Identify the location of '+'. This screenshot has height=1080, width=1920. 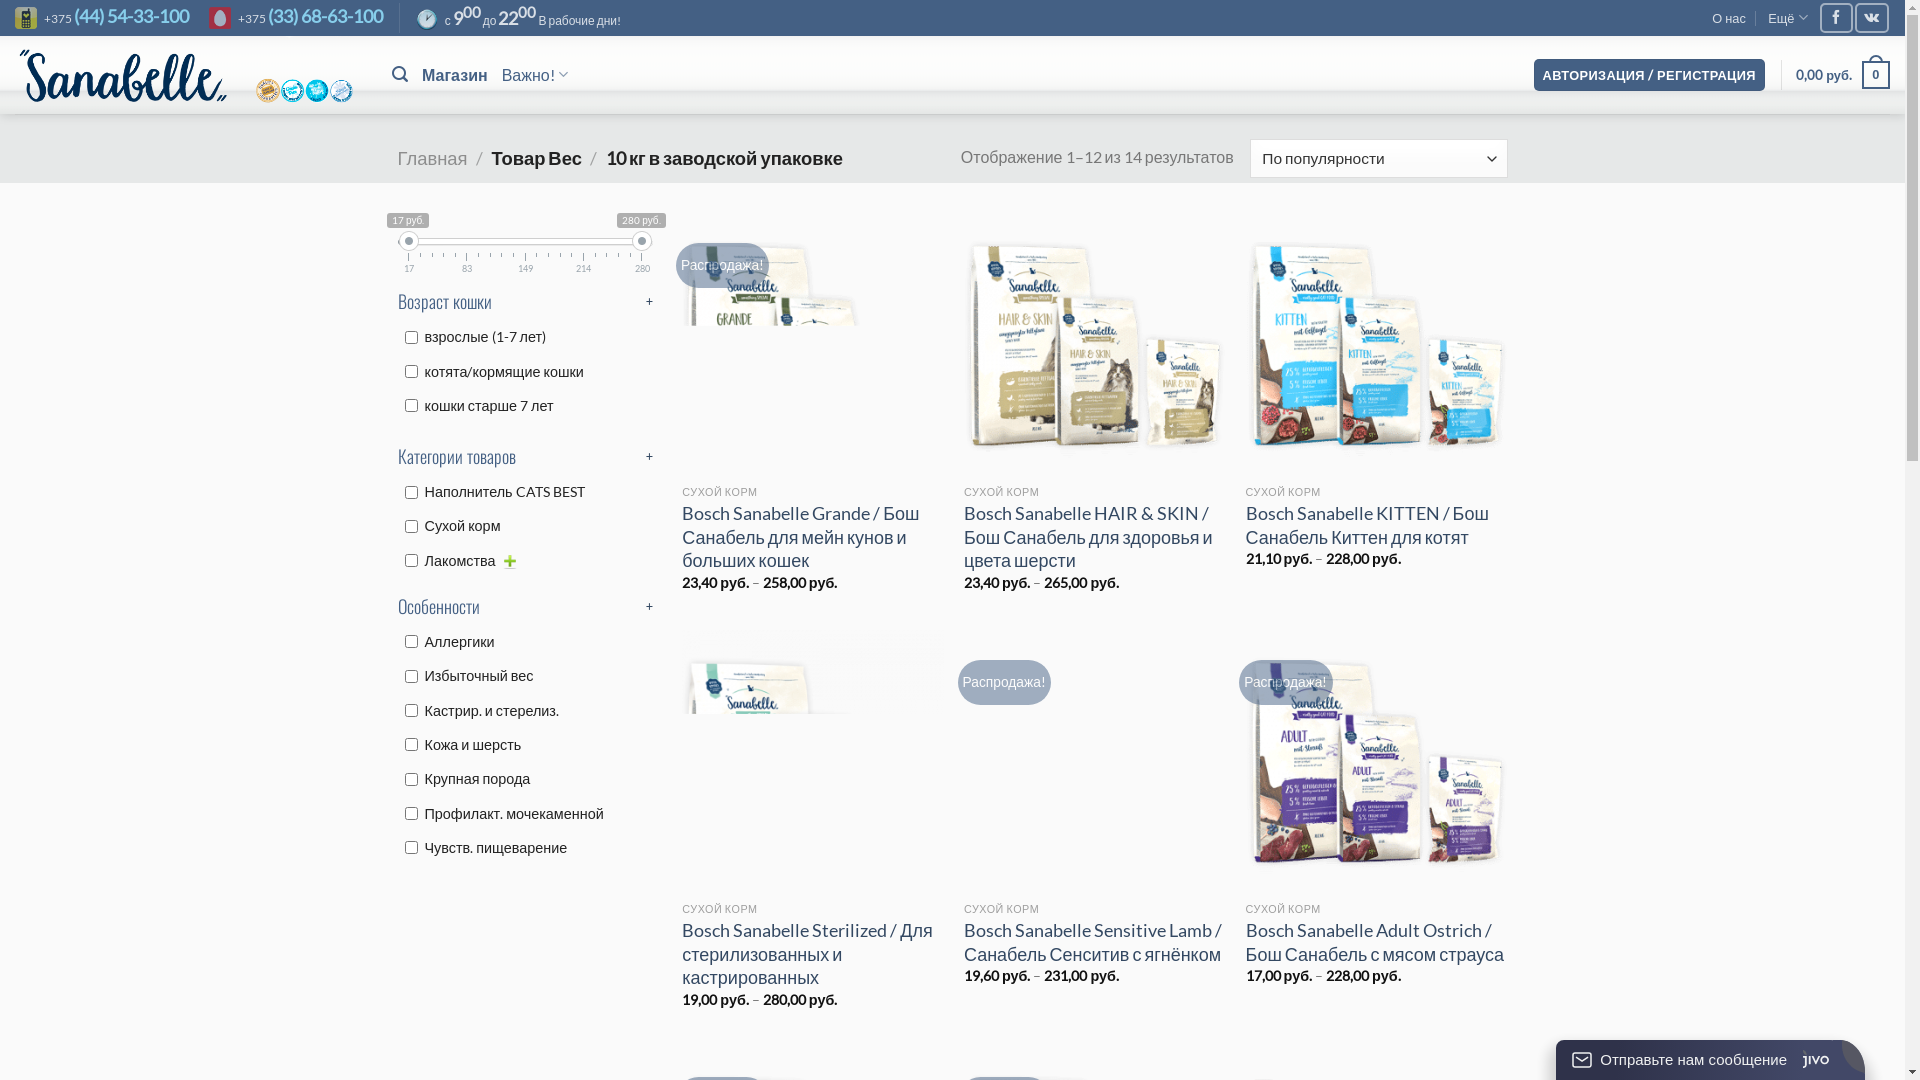
(646, 301).